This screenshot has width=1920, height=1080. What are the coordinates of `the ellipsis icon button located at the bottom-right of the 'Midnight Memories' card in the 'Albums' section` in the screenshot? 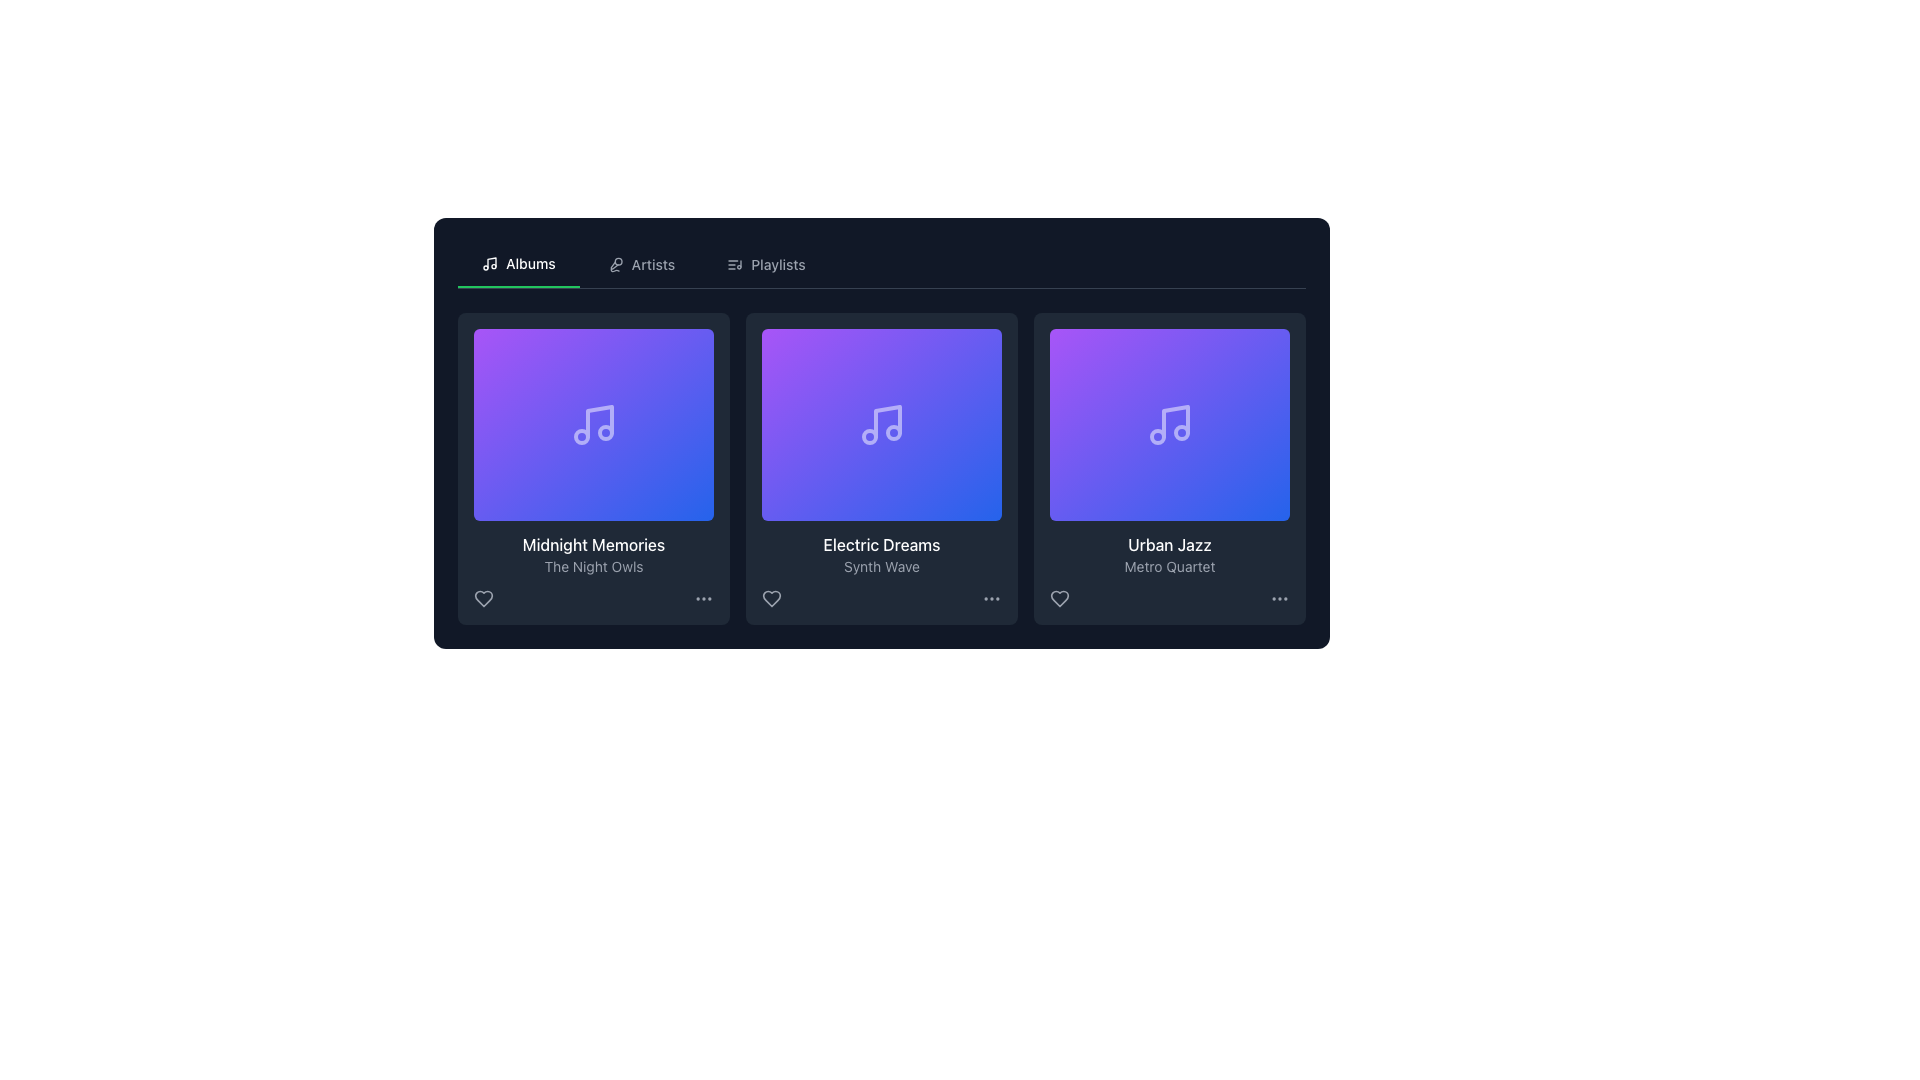 It's located at (704, 597).